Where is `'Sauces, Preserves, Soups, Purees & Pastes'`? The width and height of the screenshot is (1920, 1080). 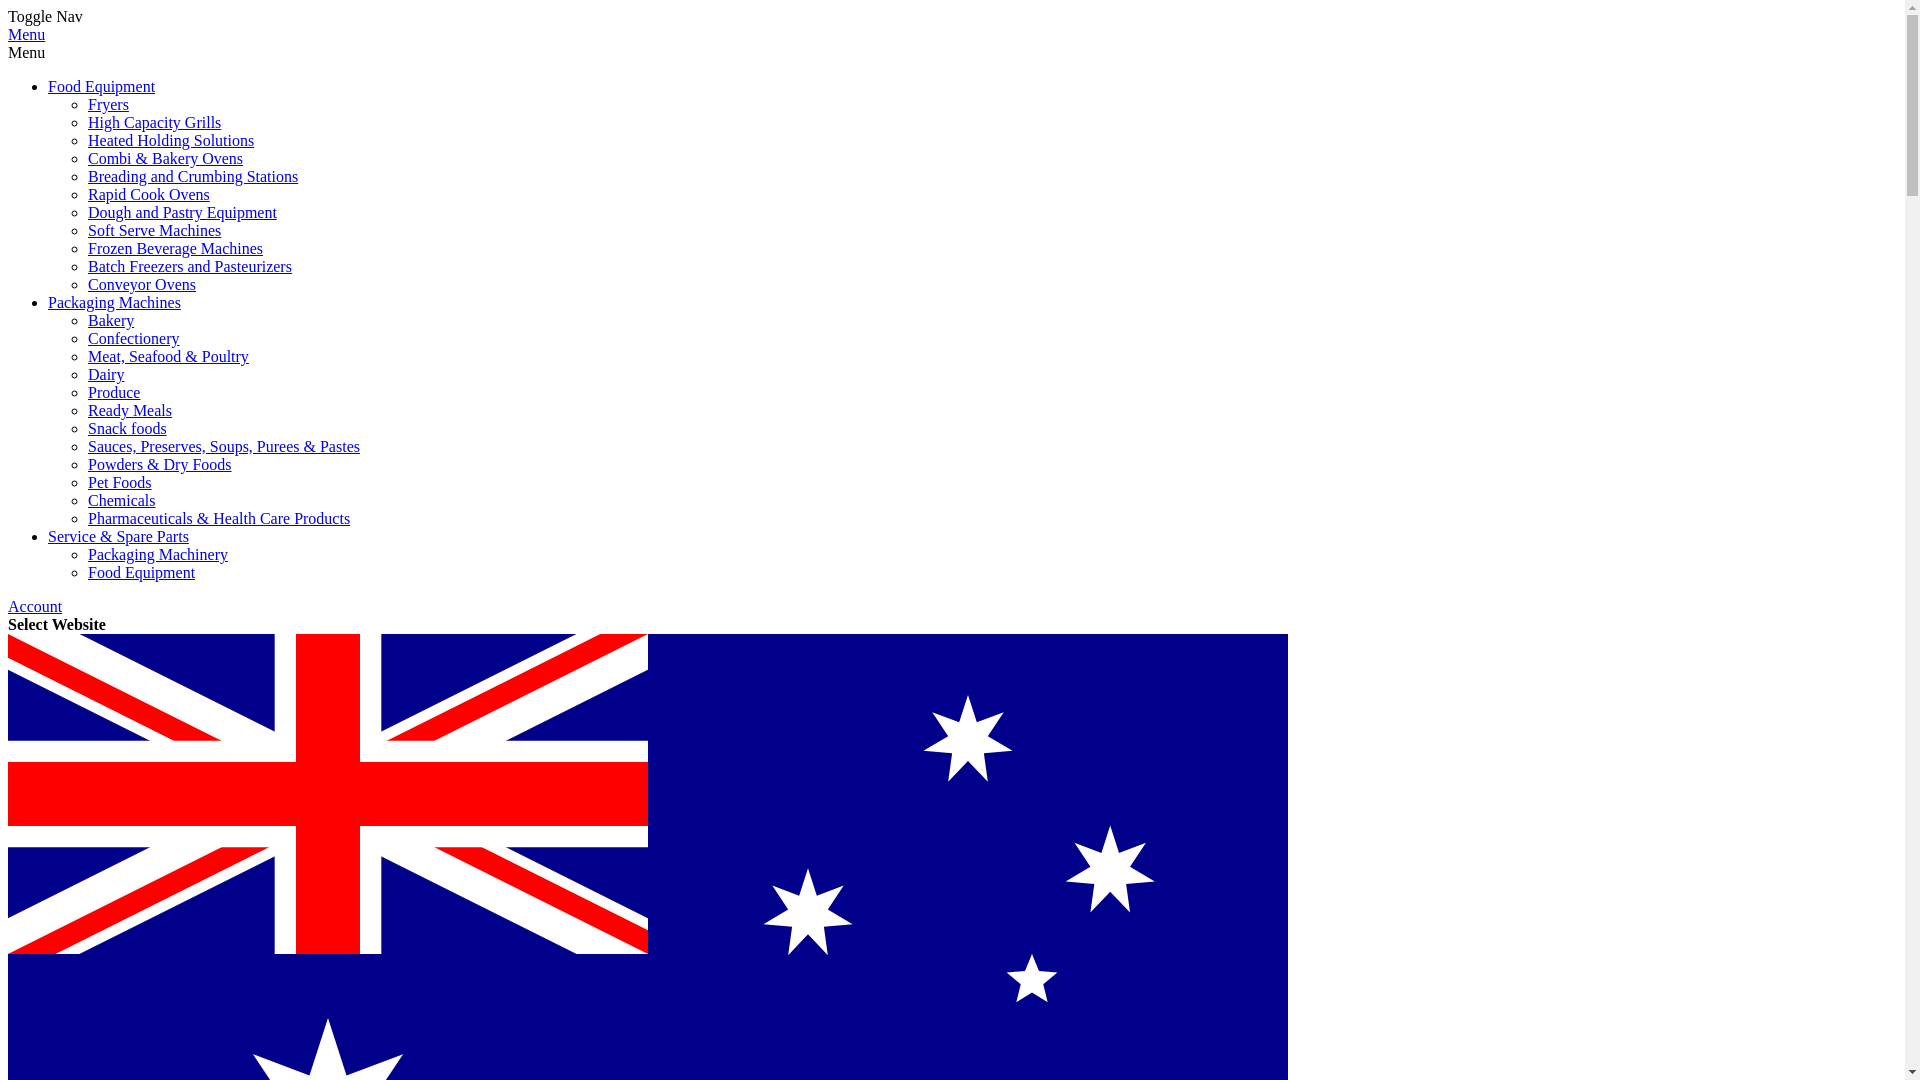 'Sauces, Preserves, Soups, Purees & Pastes' is located at coordinates (224, 445).